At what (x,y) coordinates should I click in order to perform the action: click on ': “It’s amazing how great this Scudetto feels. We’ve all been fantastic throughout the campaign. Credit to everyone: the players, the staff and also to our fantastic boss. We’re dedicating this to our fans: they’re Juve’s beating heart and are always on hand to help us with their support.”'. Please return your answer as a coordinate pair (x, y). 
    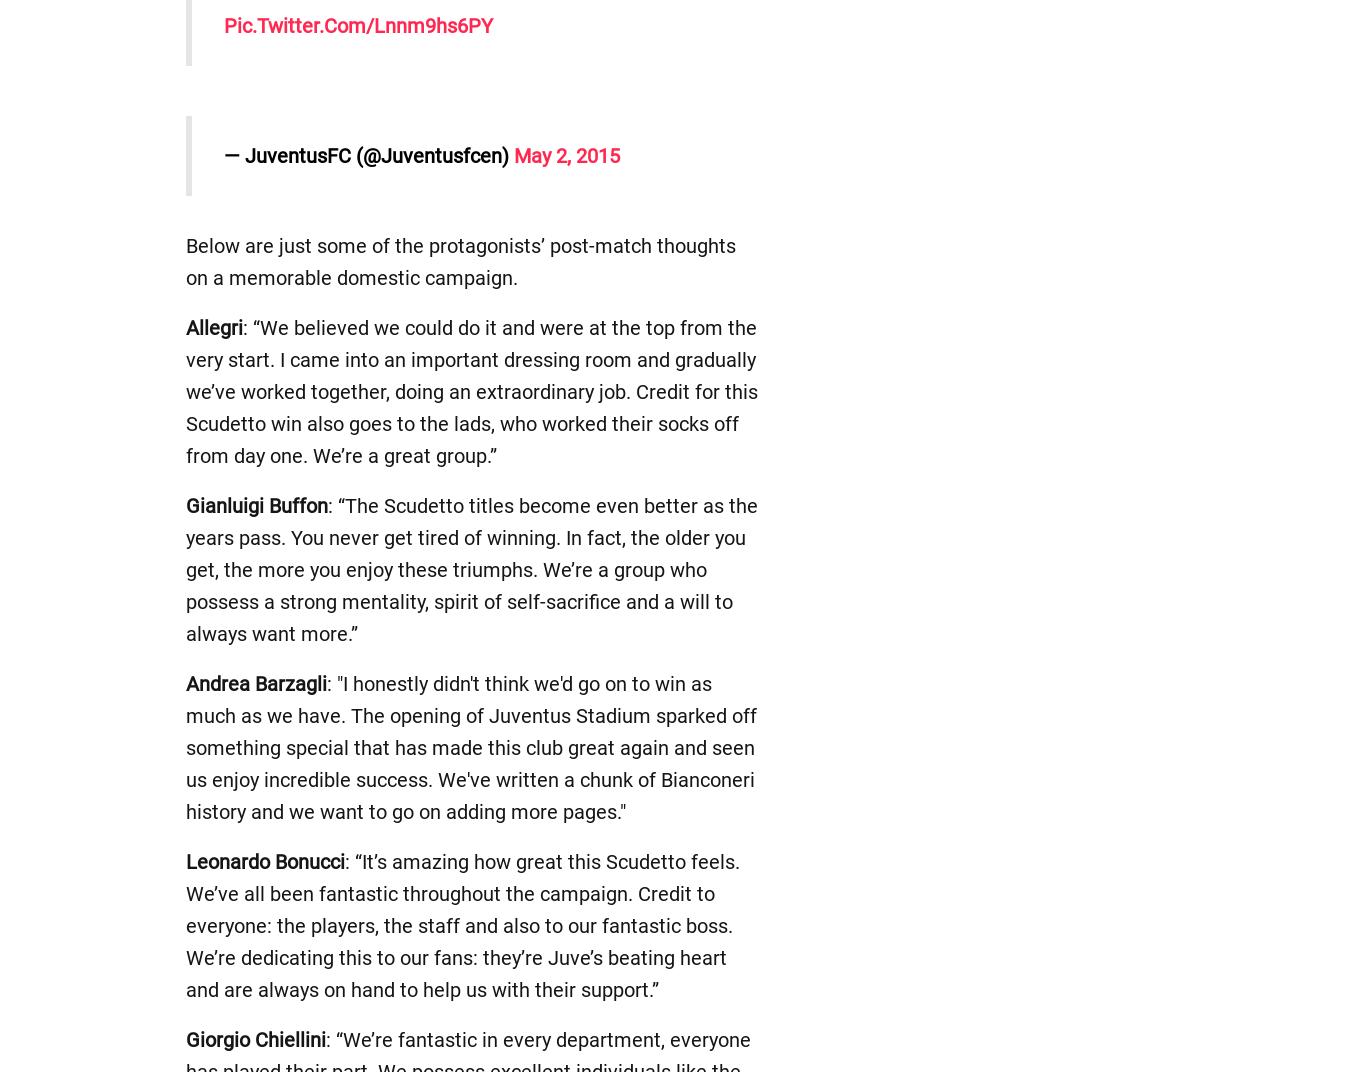
    Looking at the image, I should click on (460, 925).